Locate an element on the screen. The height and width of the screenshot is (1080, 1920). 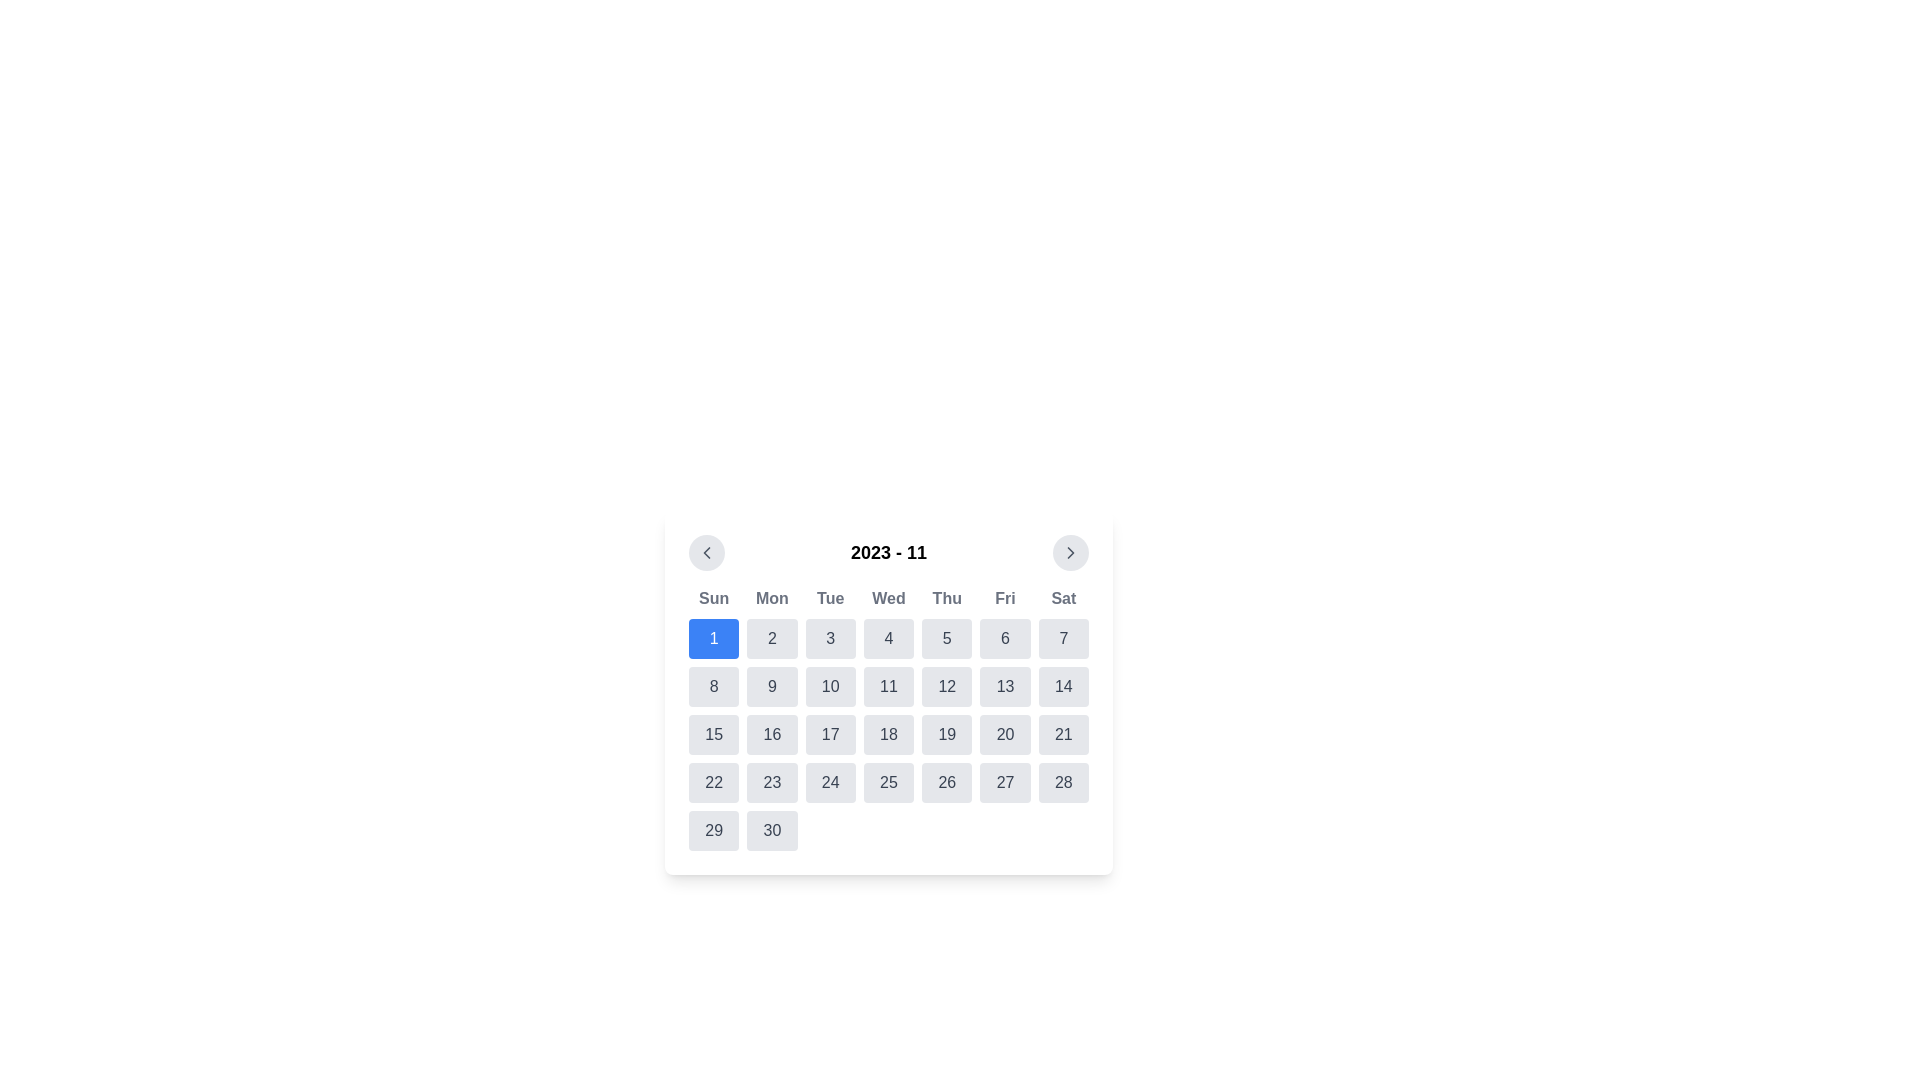
the button displaying the number '14' in a dark gray font within the calendar grid is located at coordinates (1062, 685).